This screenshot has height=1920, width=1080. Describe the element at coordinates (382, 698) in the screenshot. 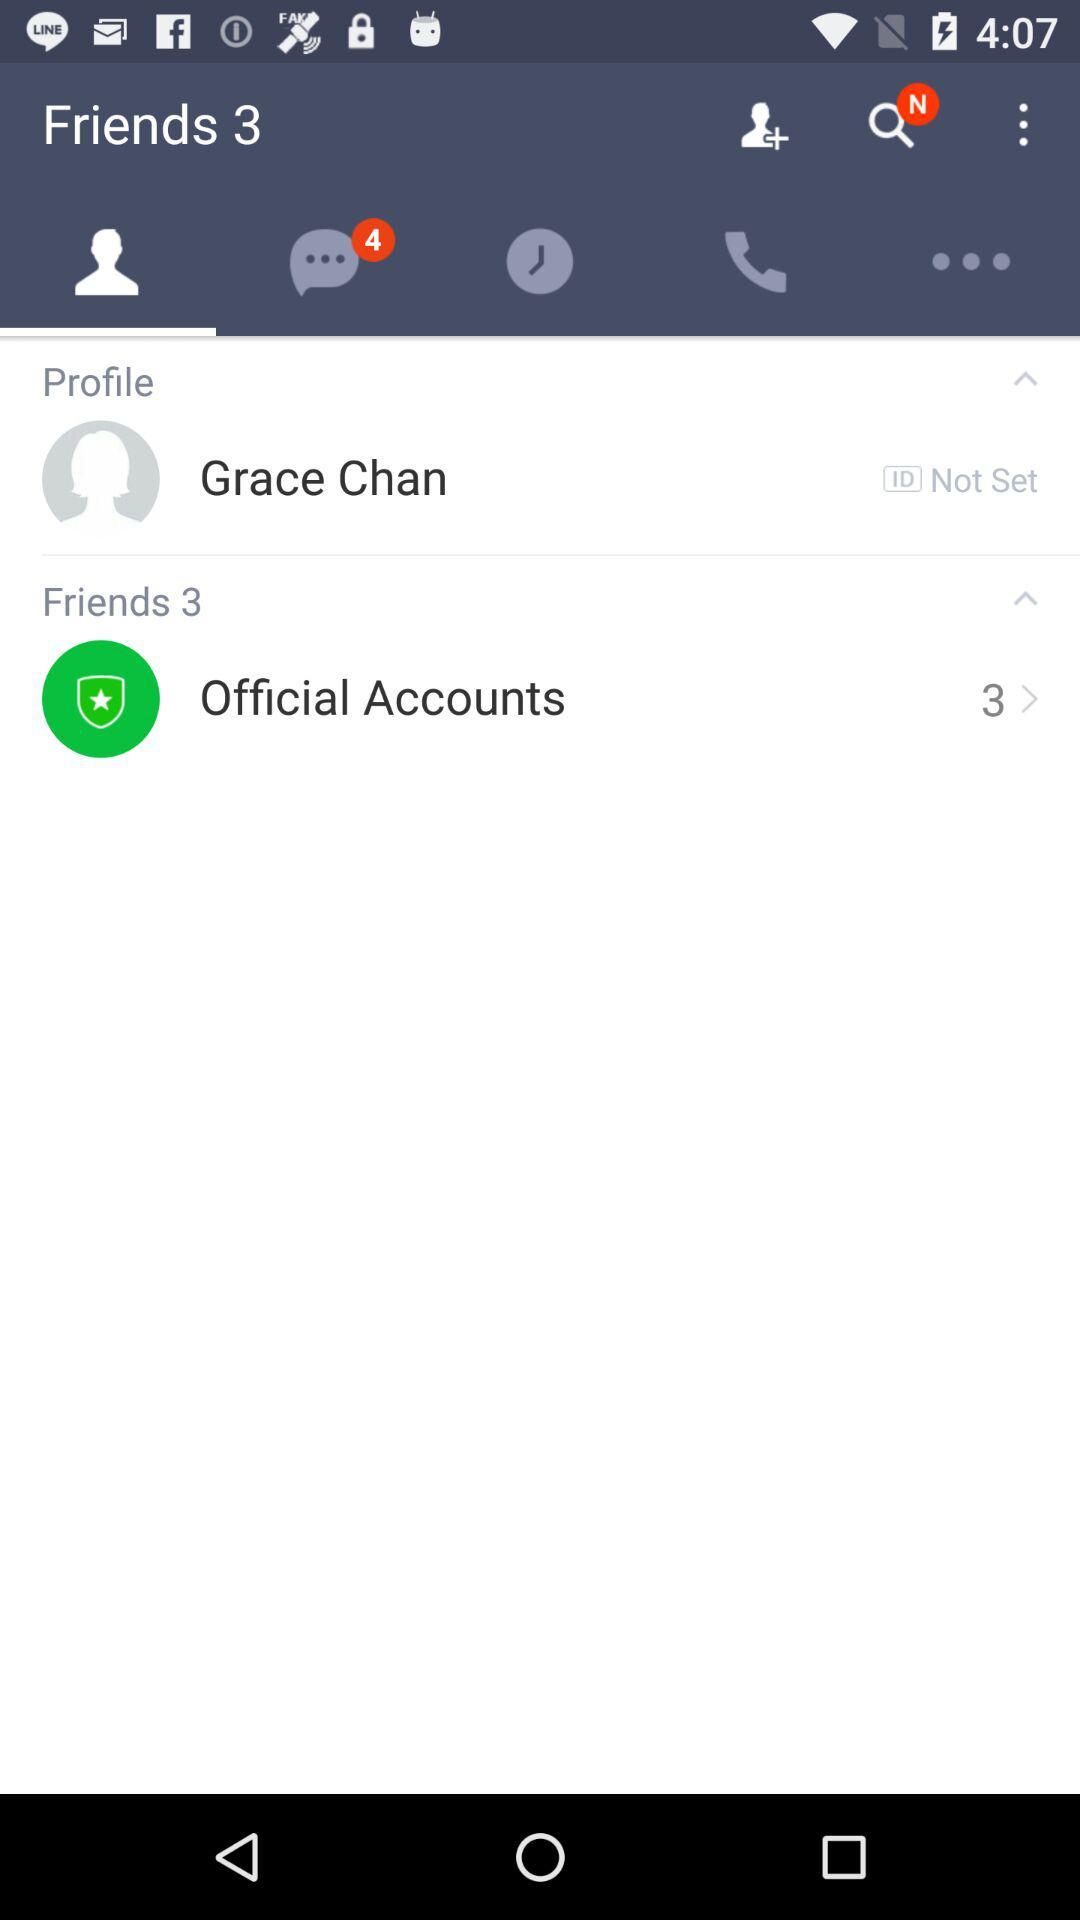

I see `the app below friends 3 app` at that location.